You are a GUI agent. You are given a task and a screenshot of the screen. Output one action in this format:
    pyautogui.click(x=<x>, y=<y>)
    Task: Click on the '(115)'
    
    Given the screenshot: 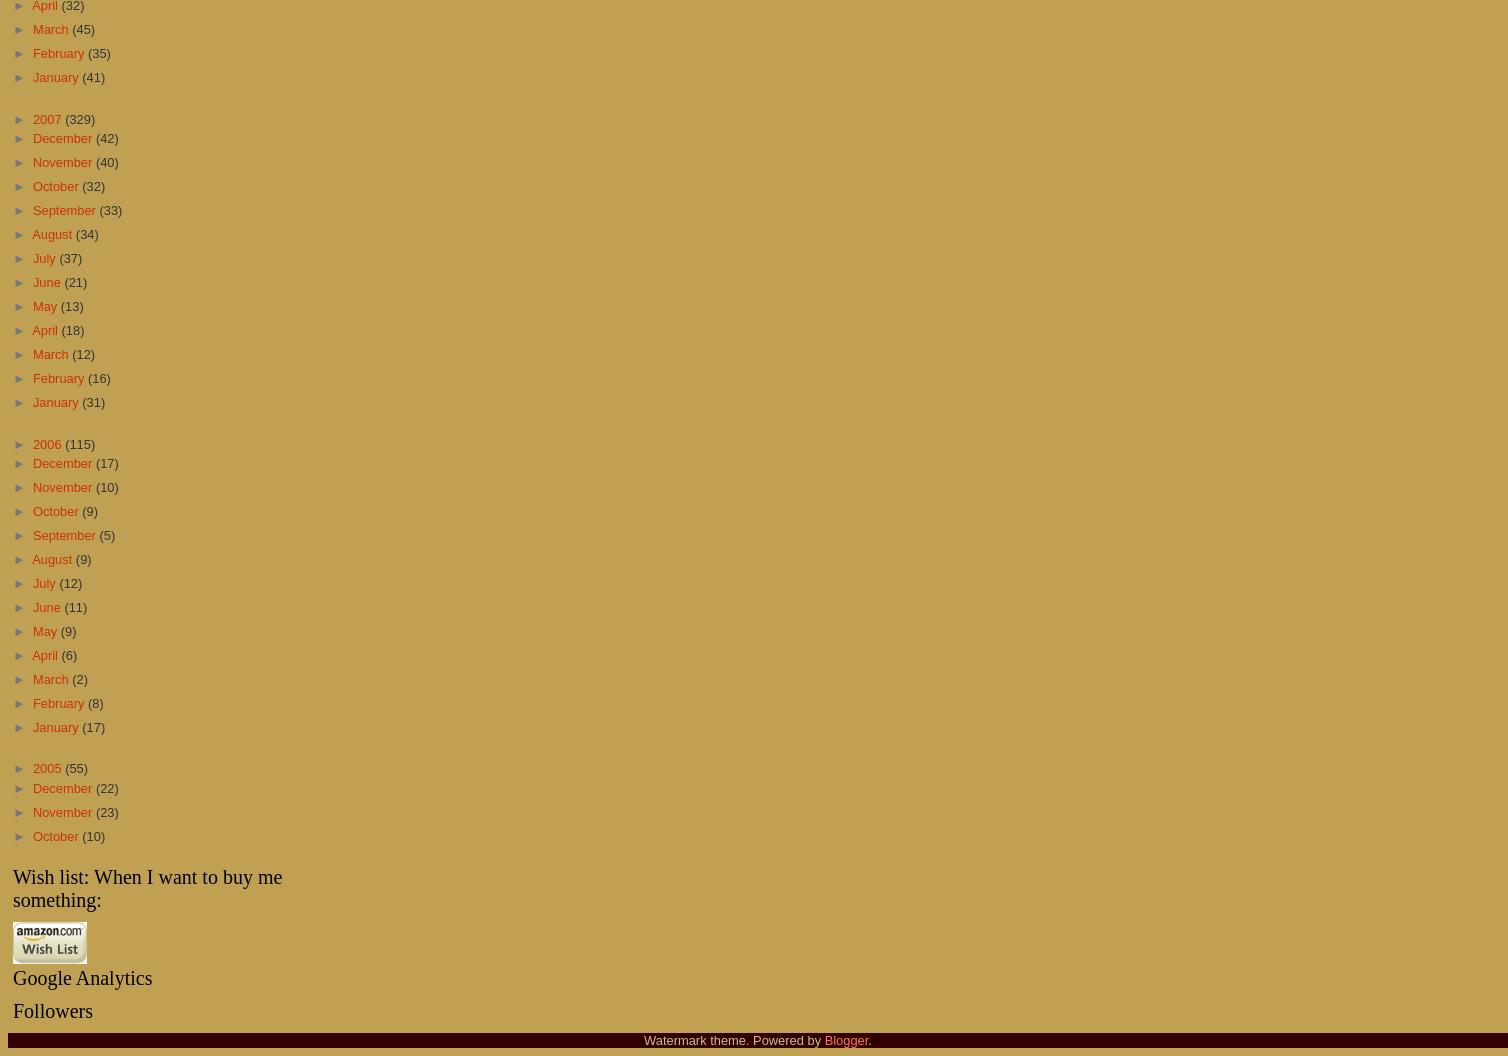 What is the action you would take?
    pyautogui.click(x=80, y=443)
    